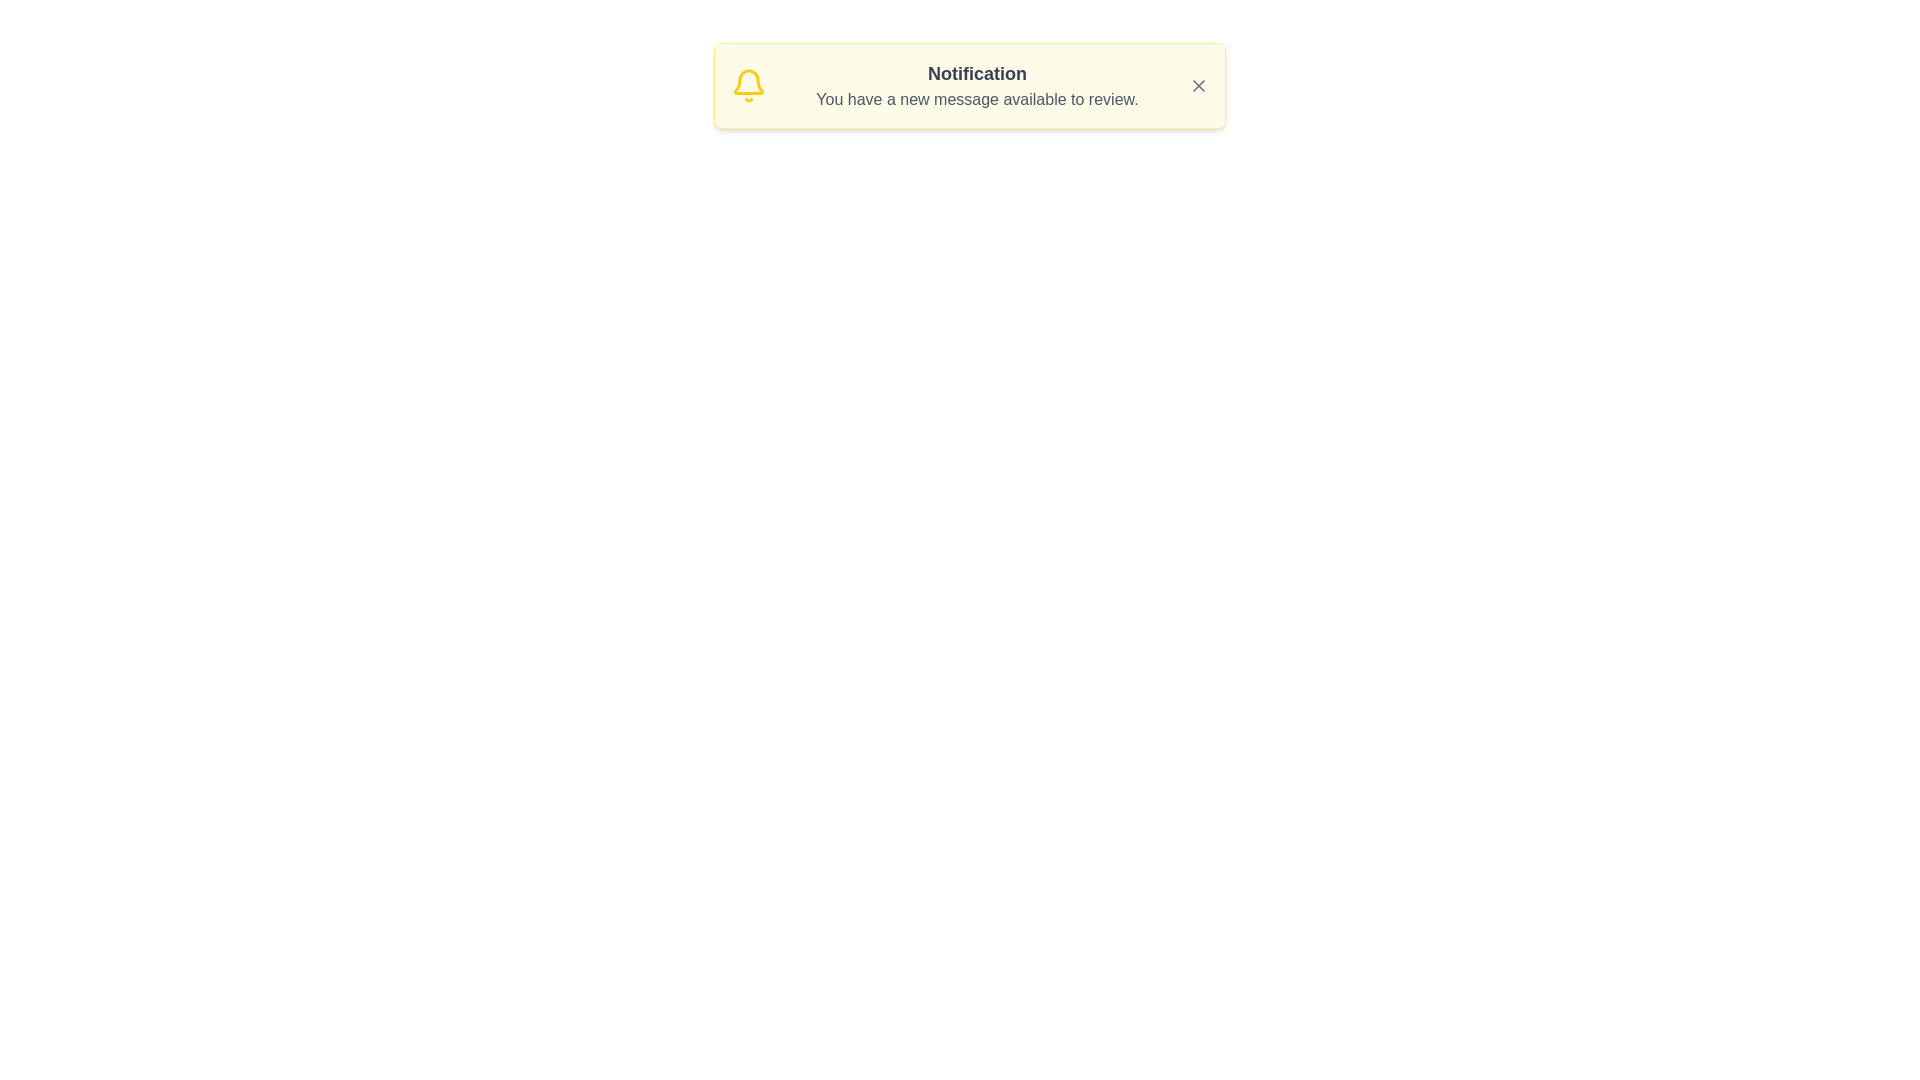 The width and height of the screenshot is (1920, 1080). Describe the element at coordinates (977, 100) in the screenshot. I see `the static text notification that reads 'You have a new message available to review.' which is located below the 'Notification' header` at that location.